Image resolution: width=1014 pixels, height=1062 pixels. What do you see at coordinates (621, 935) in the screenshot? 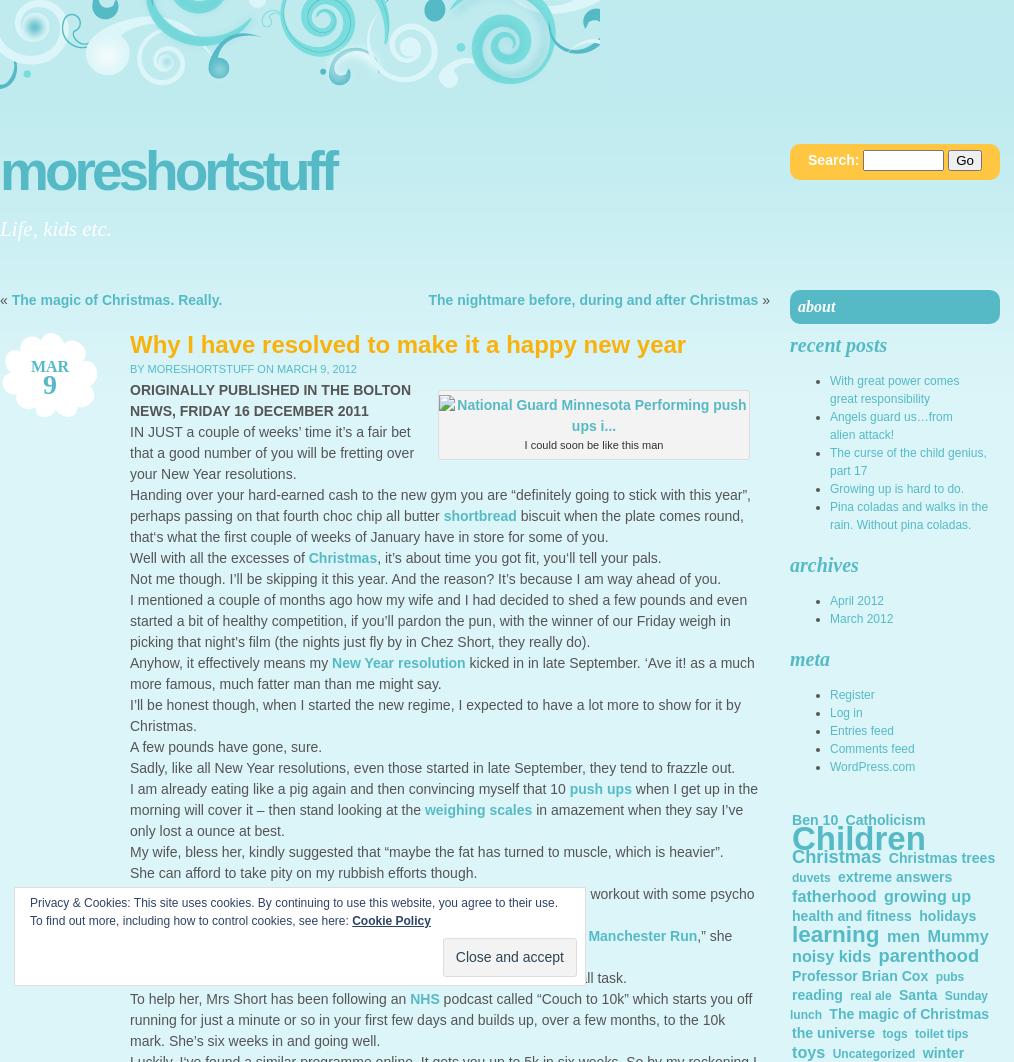
I see `'Great Manchester Run'` at bounding box center [621, 935].